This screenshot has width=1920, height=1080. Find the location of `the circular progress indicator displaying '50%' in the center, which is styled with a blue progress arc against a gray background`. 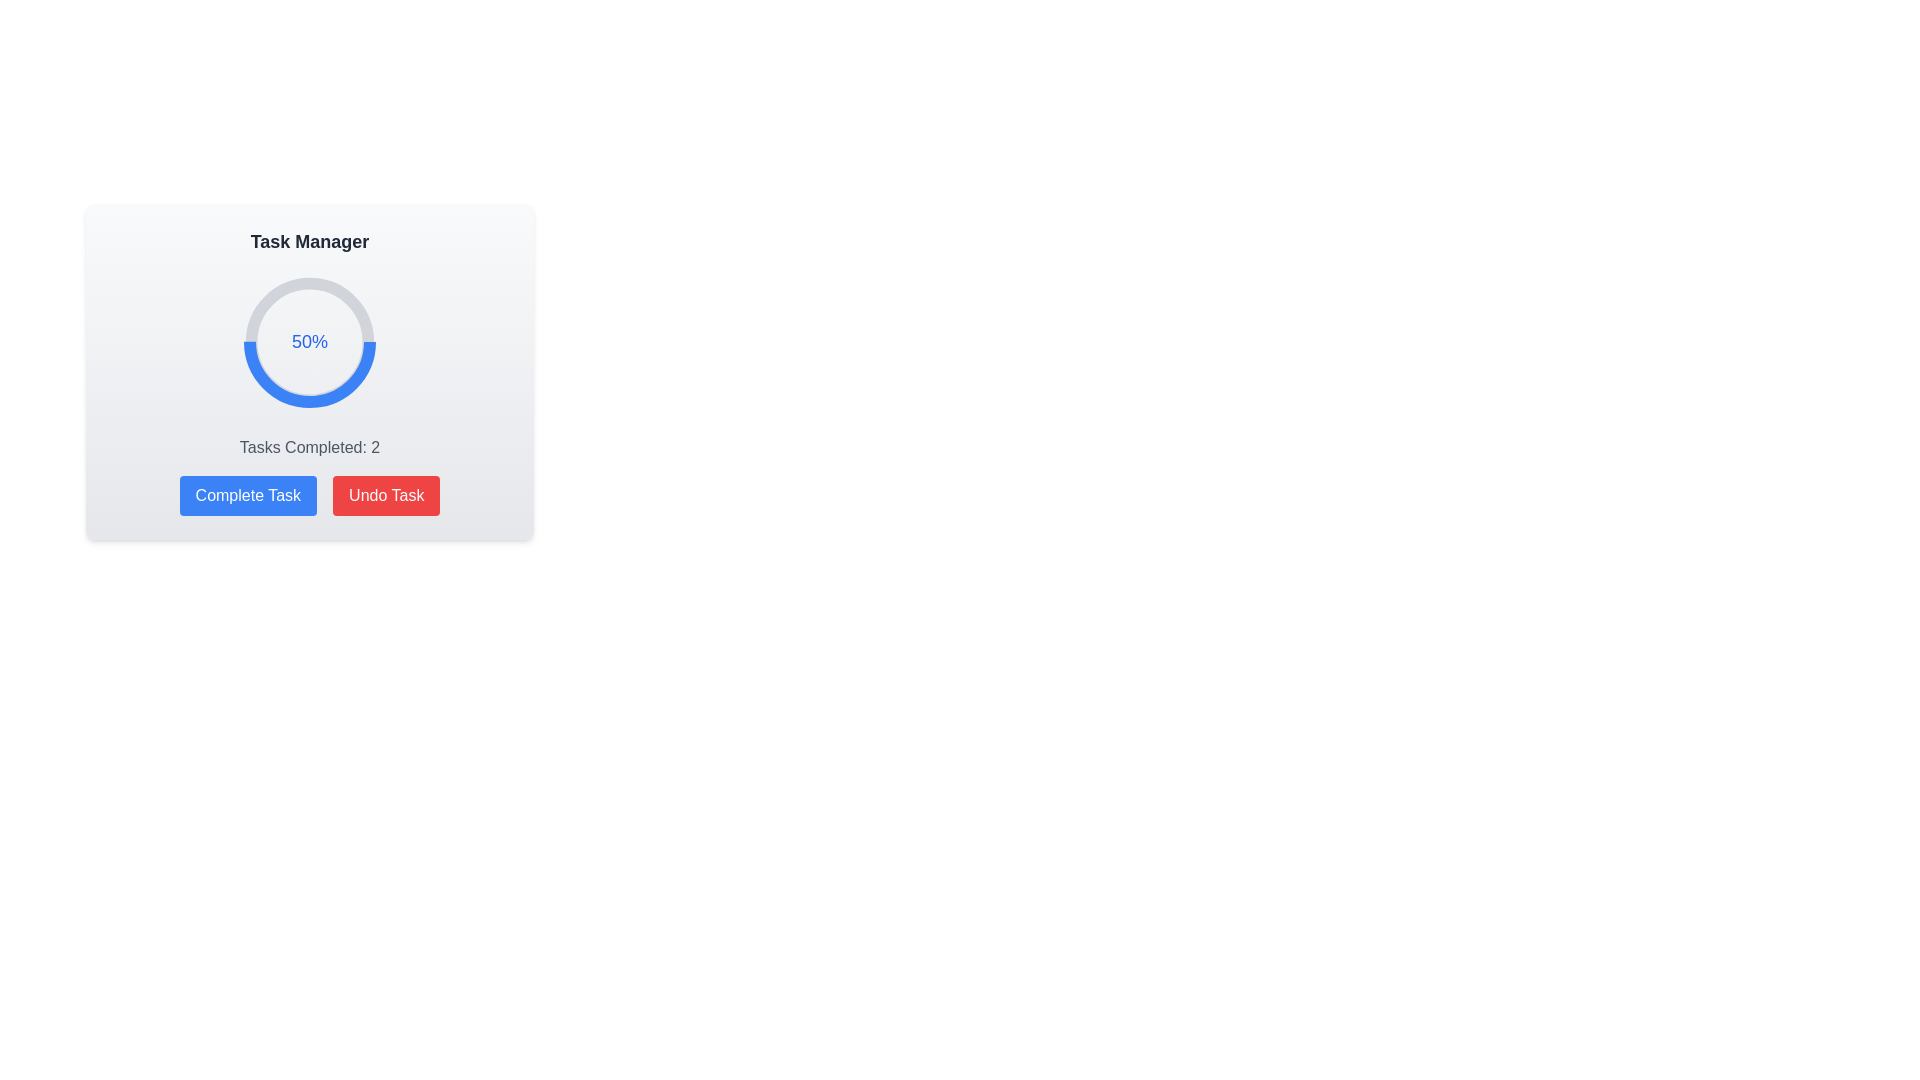

the circular progress indicator displaying '50%' in the center, which is styled with a blue progress arc against a gray background is located at coordinates (309, 371).